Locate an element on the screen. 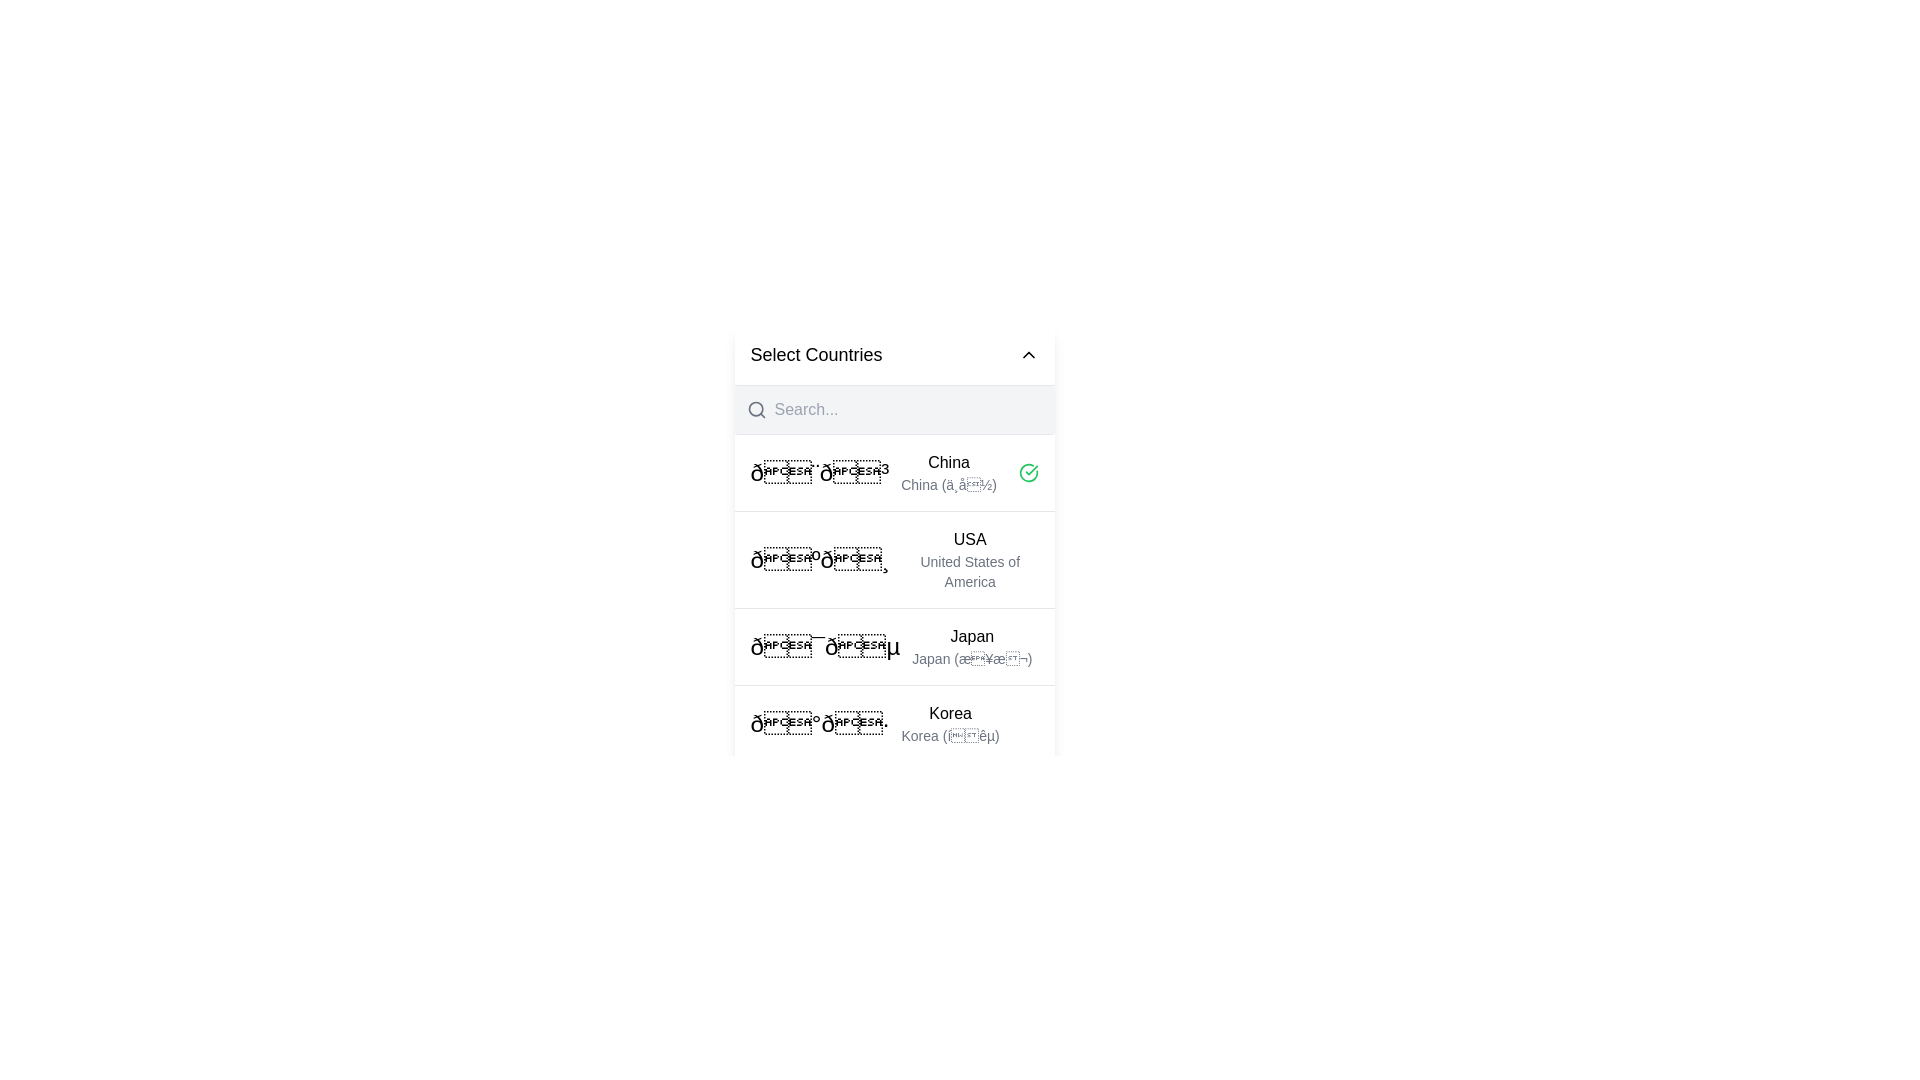  the static text label that provides additional information about the country 'China', specifically displaying its name in another script, located below the header and search bar is located at coordinates (948, 485).